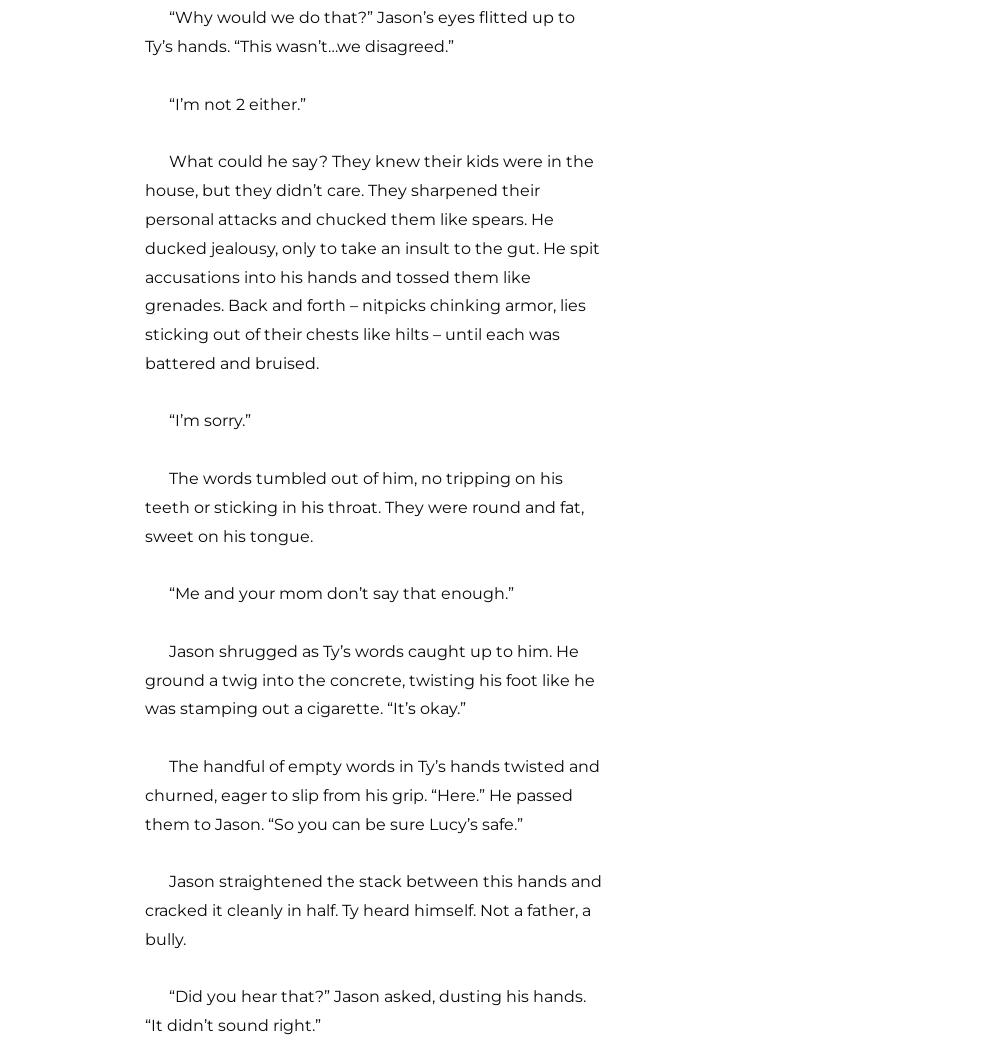 The width and height of the screenshot is (1000, 1041). I want to click on 'The handful of empty words in Ty’s hands twisted and churned, eager to slip from his grip. “Here.” He passed them to Jason. “So you can be sure Lucy’s safe.”', so click(371, 795).